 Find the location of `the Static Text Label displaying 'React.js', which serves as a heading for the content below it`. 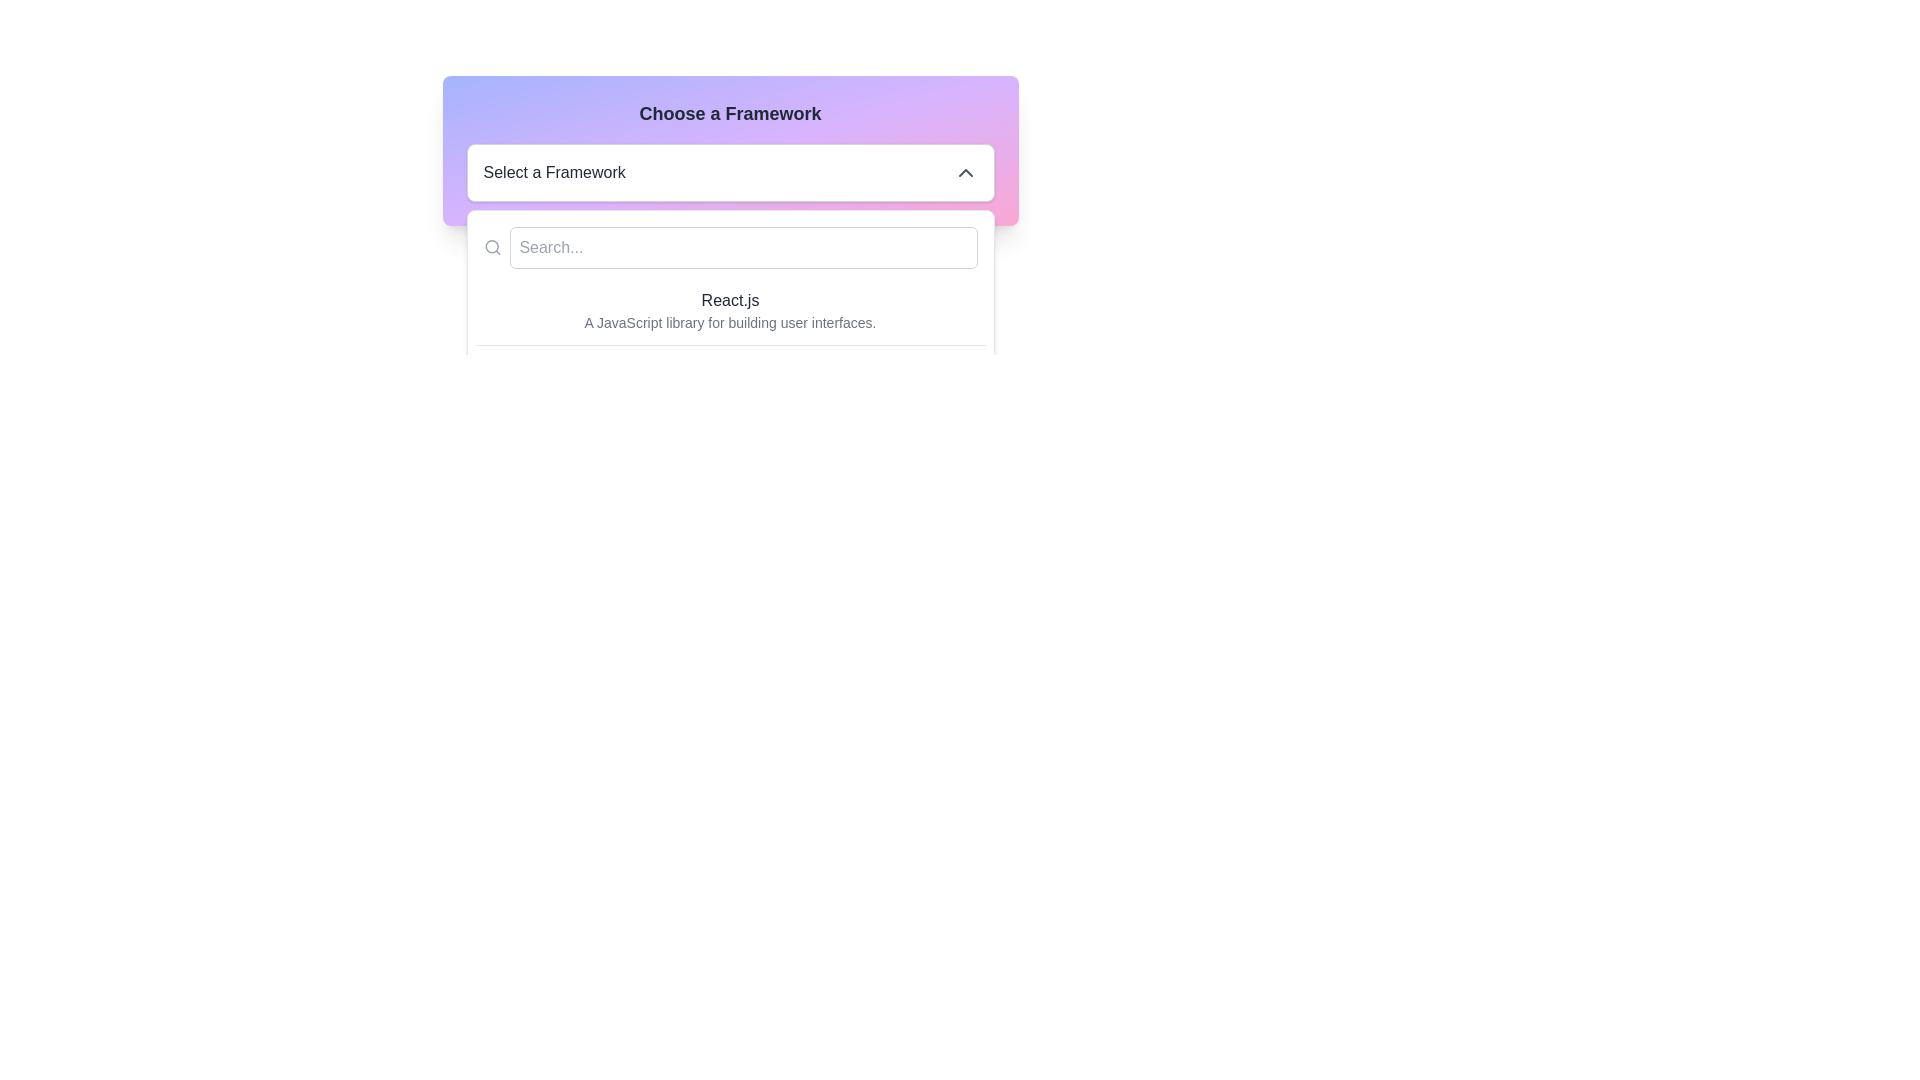

the Static Text Label displaying 'React.js', which serves as a heading for the content below it is located at coordinates (729, 300).